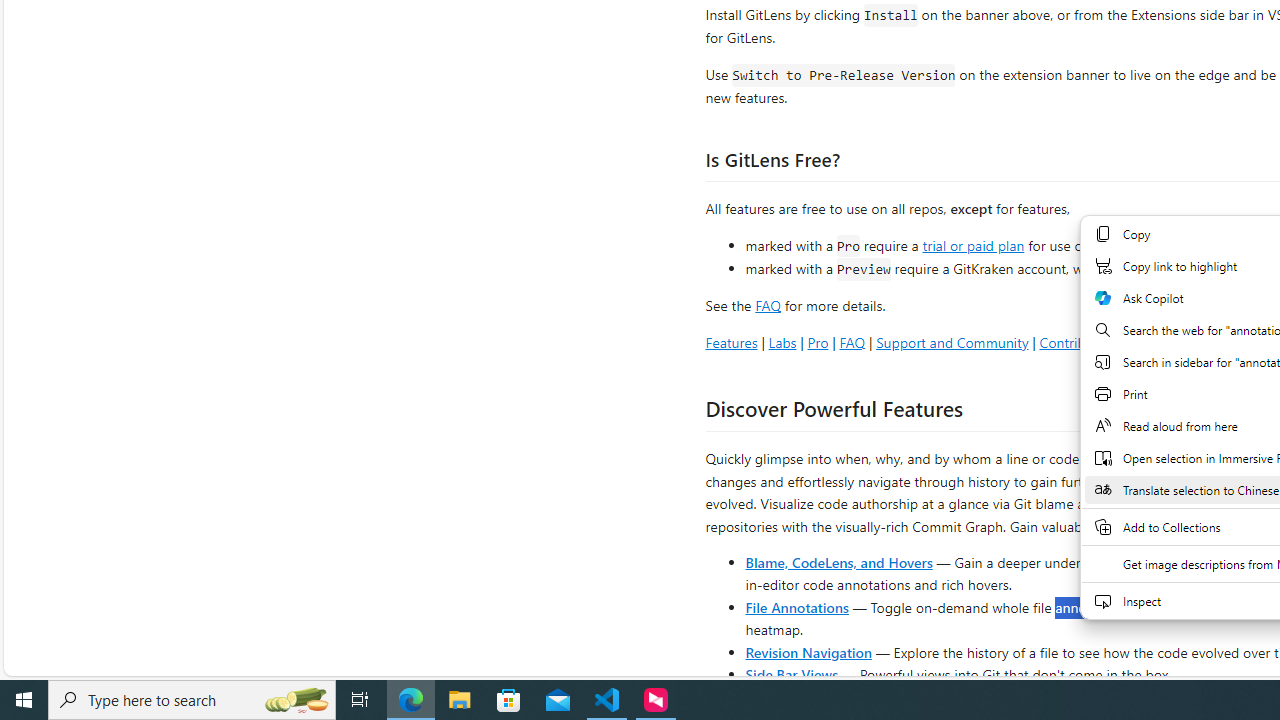 This screenshot has height=720, width=1280. What do you see at coordinates (795, 605) in the screenshot?
I see `'File Annotations'` at bounding box center [795, 605].